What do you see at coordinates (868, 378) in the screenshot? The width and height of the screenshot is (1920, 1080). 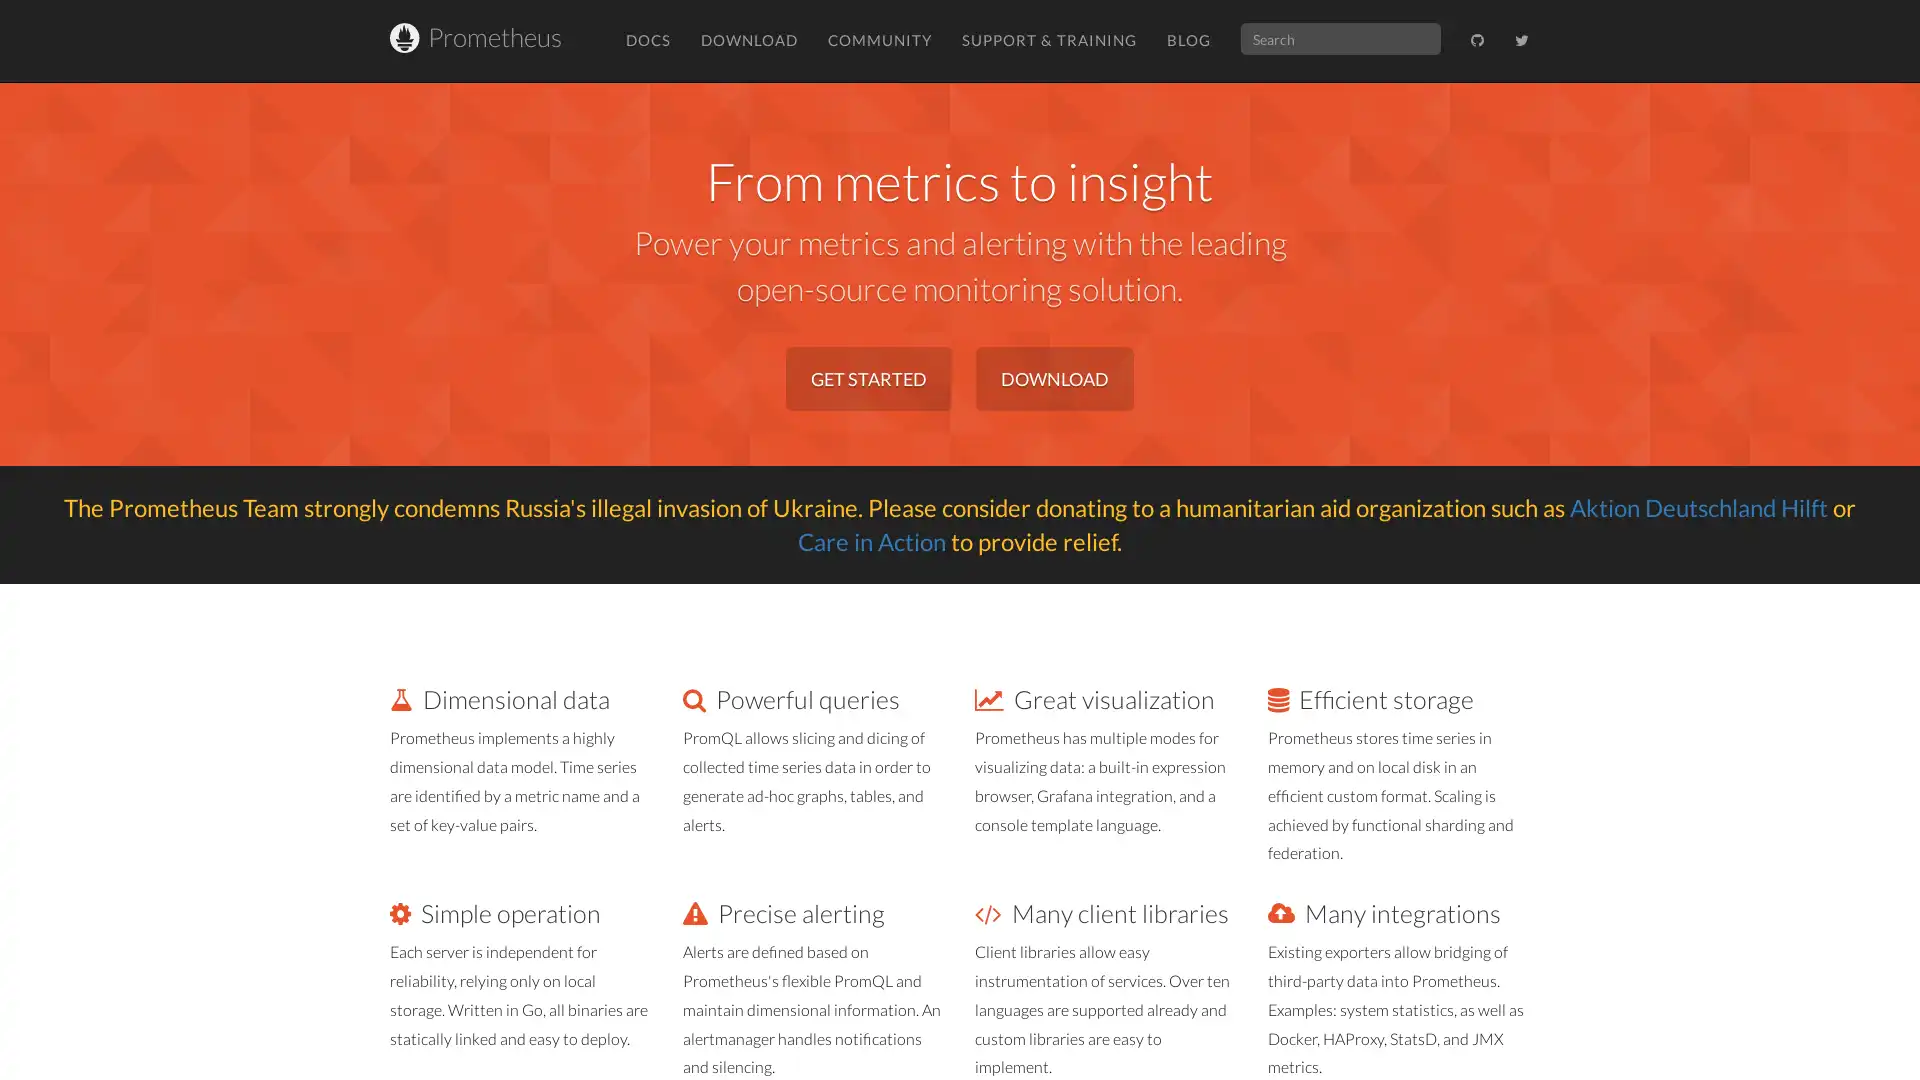 I see `GET STARTED` at bounding box center [868, 378].